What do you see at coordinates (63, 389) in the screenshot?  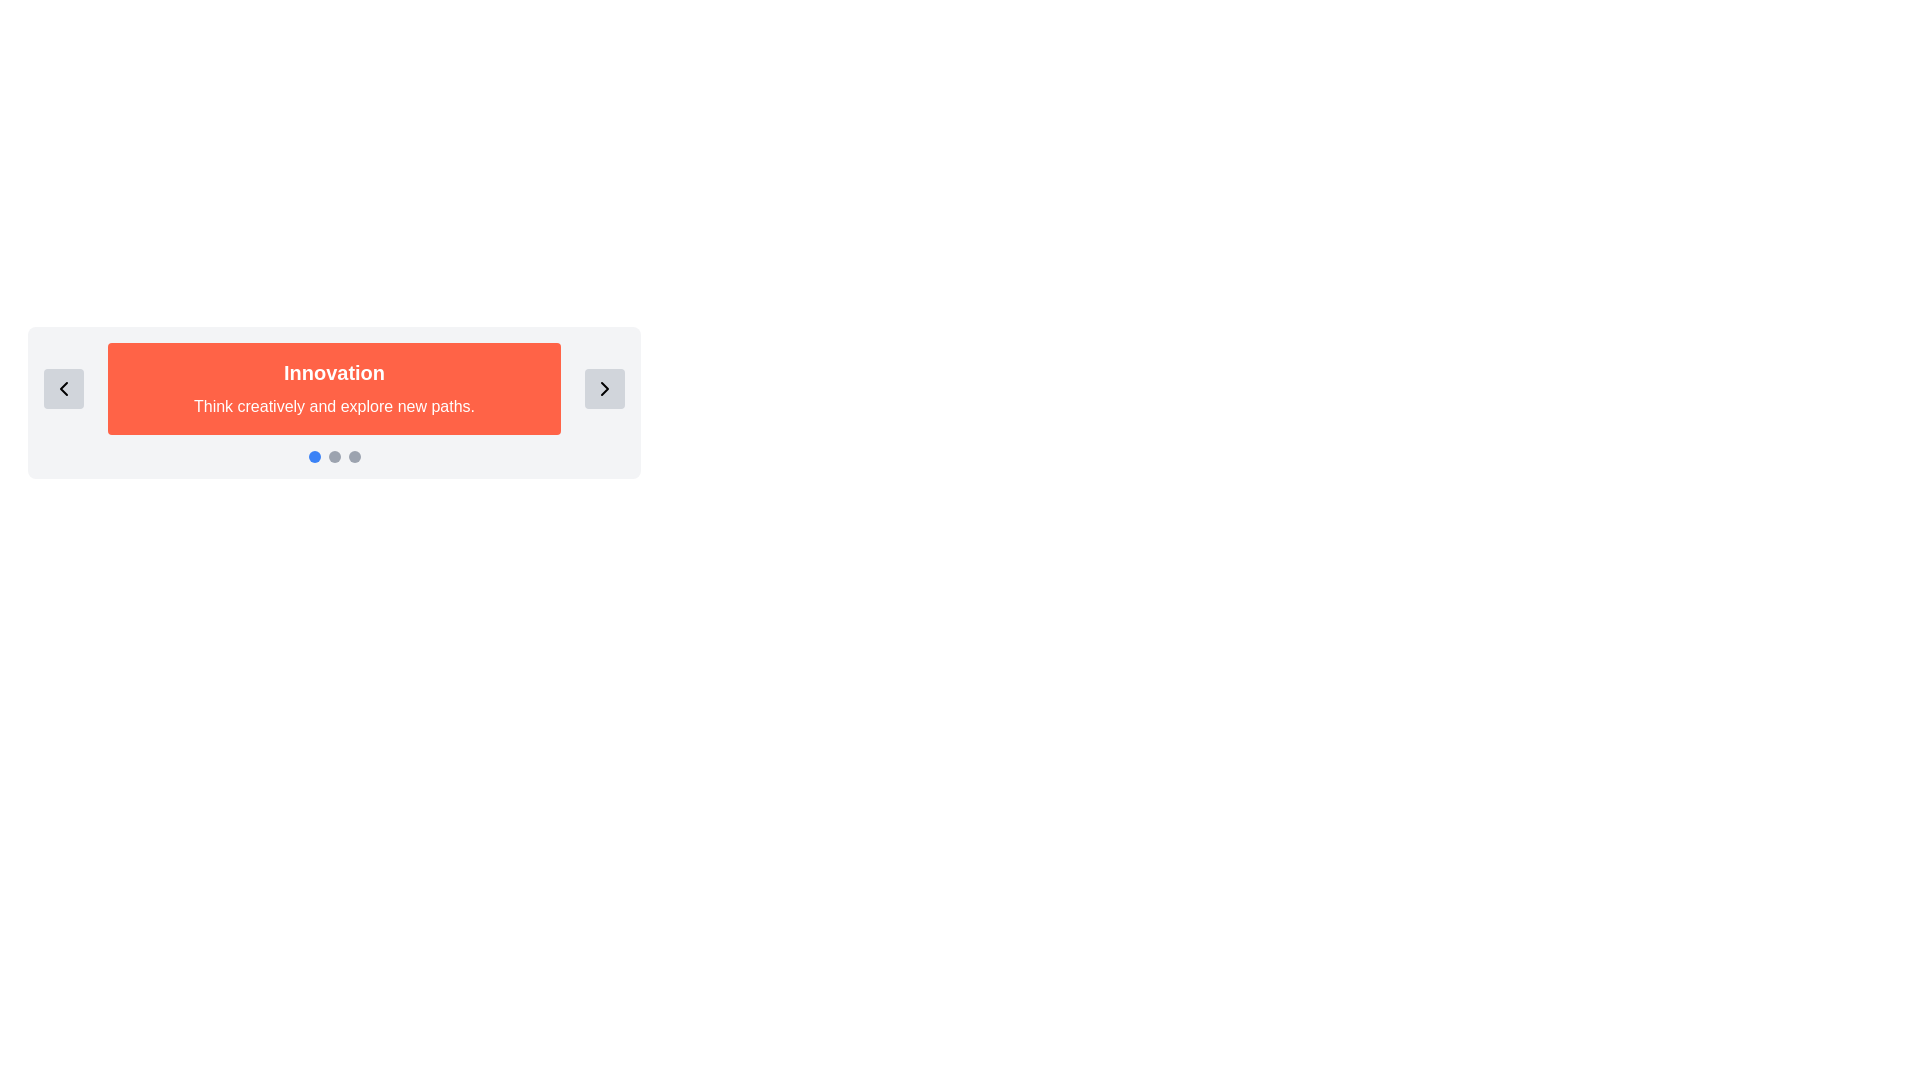 I see `the navigation button on the left side of the carousel` at bounding box center [63, 389].